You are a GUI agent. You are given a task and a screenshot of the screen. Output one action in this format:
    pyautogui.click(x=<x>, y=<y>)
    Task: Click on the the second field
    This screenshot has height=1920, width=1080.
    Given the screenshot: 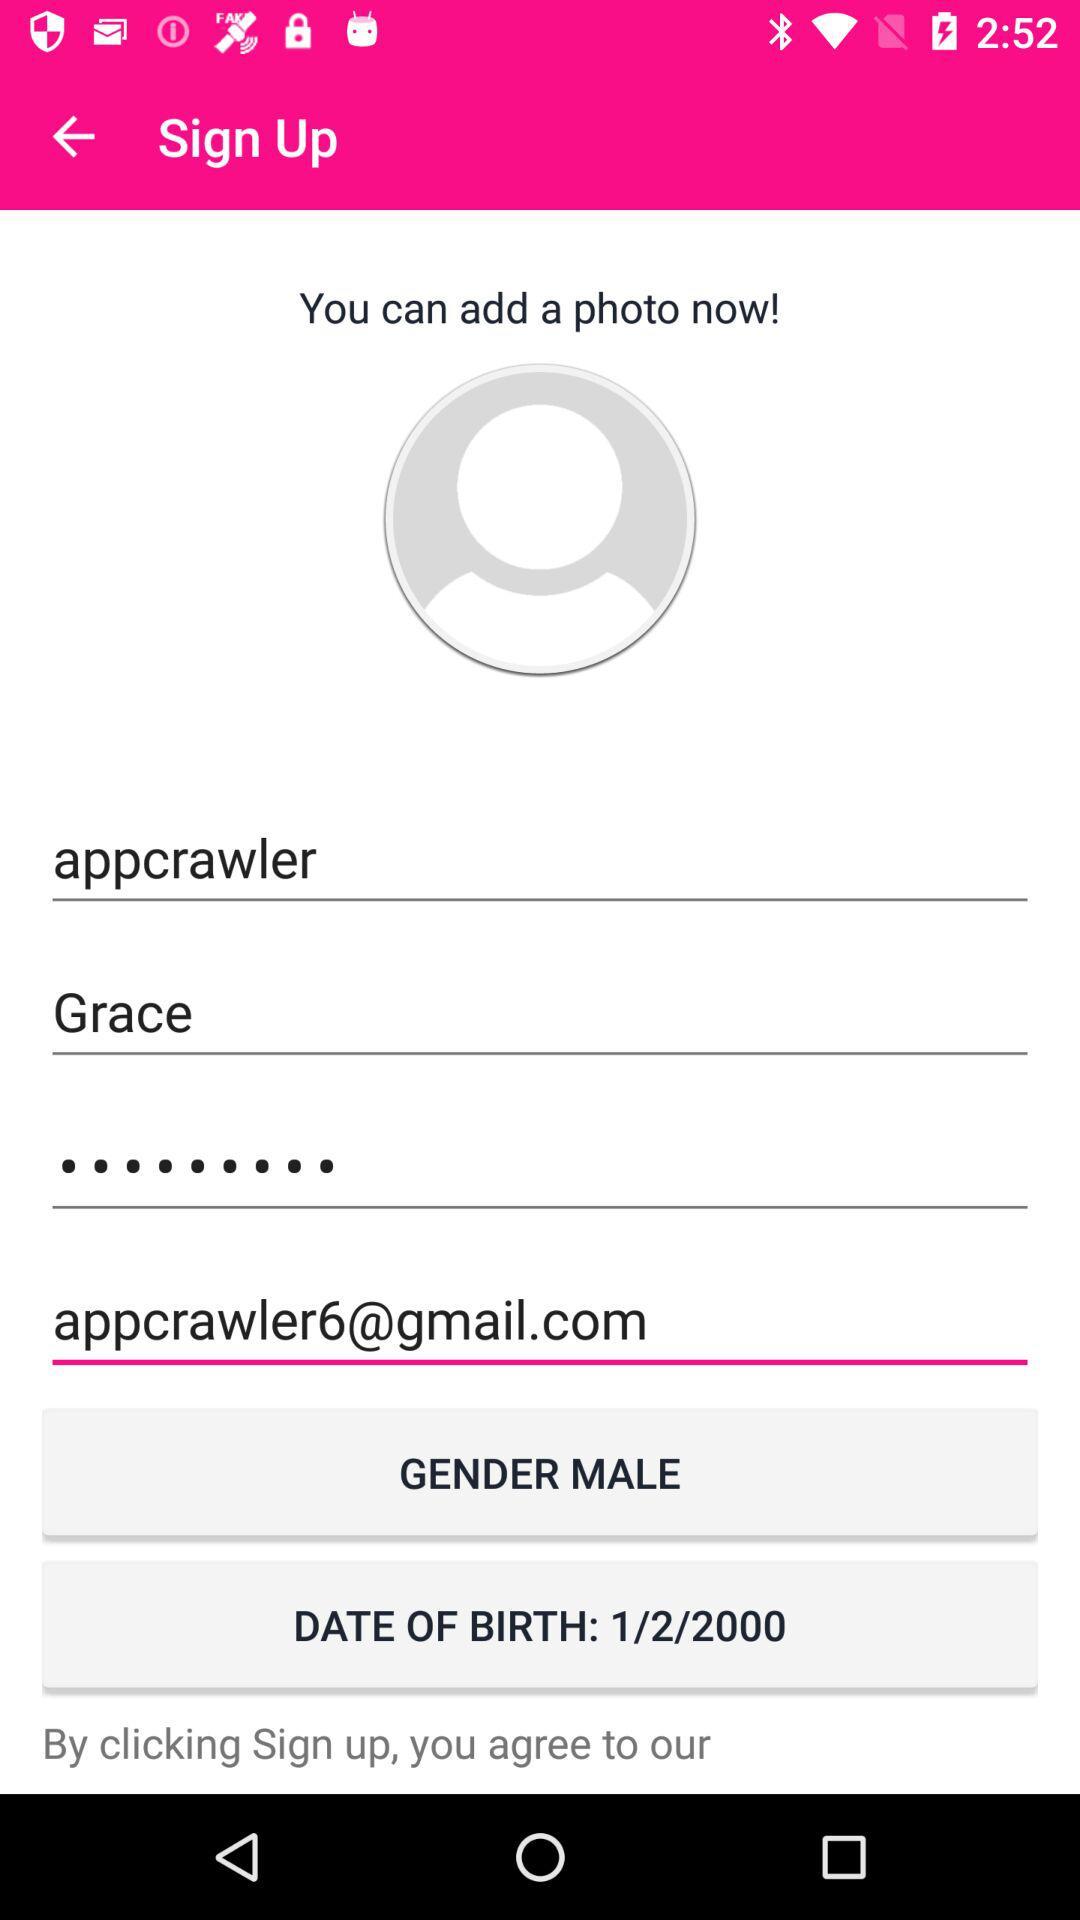 What is the action you would take?
    pyautogui.click(x=540, y=1012)
    